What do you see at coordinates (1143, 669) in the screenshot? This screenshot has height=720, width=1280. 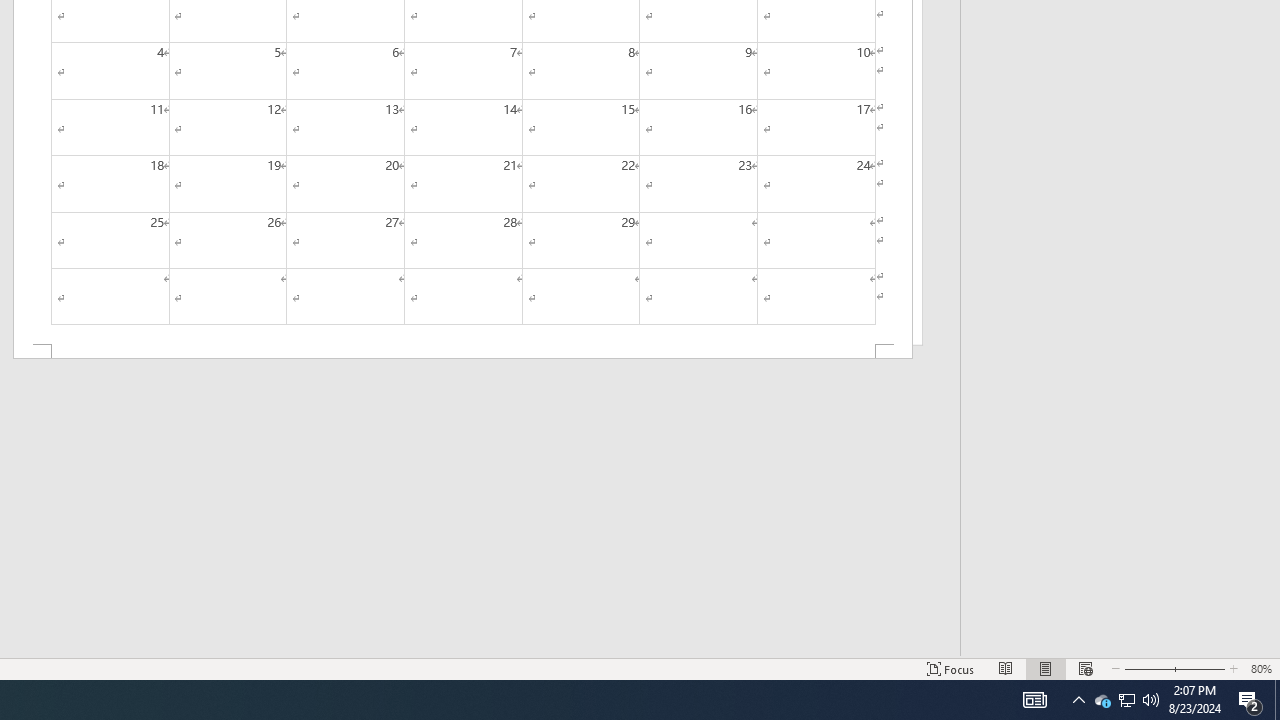 I see `'Zoom Out'` at bounding box center [1143, 669].